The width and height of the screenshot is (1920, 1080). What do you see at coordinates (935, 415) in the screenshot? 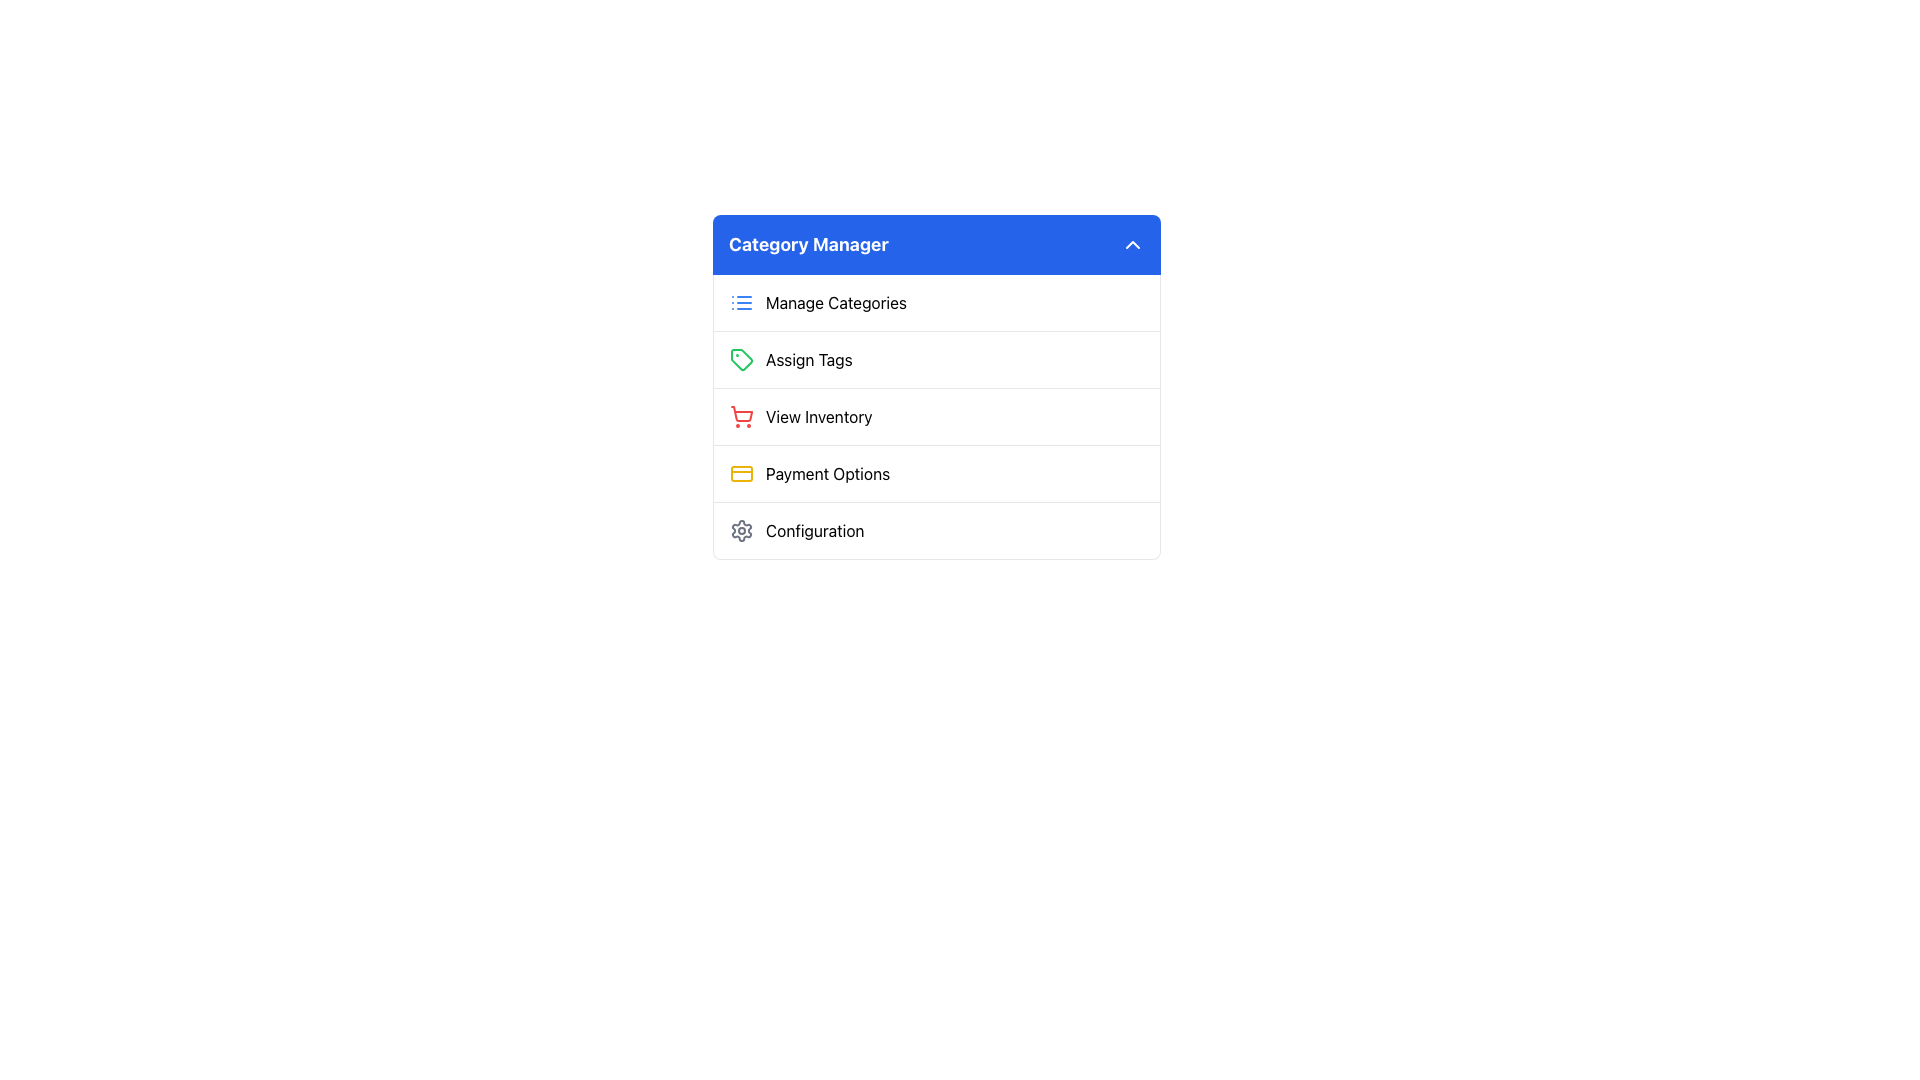
I see `the 'View Inventory' button, which has a red shopping cart icon and is styled with a white background, located in the list under 'Category Manager'` at bounding box center [935, 415].